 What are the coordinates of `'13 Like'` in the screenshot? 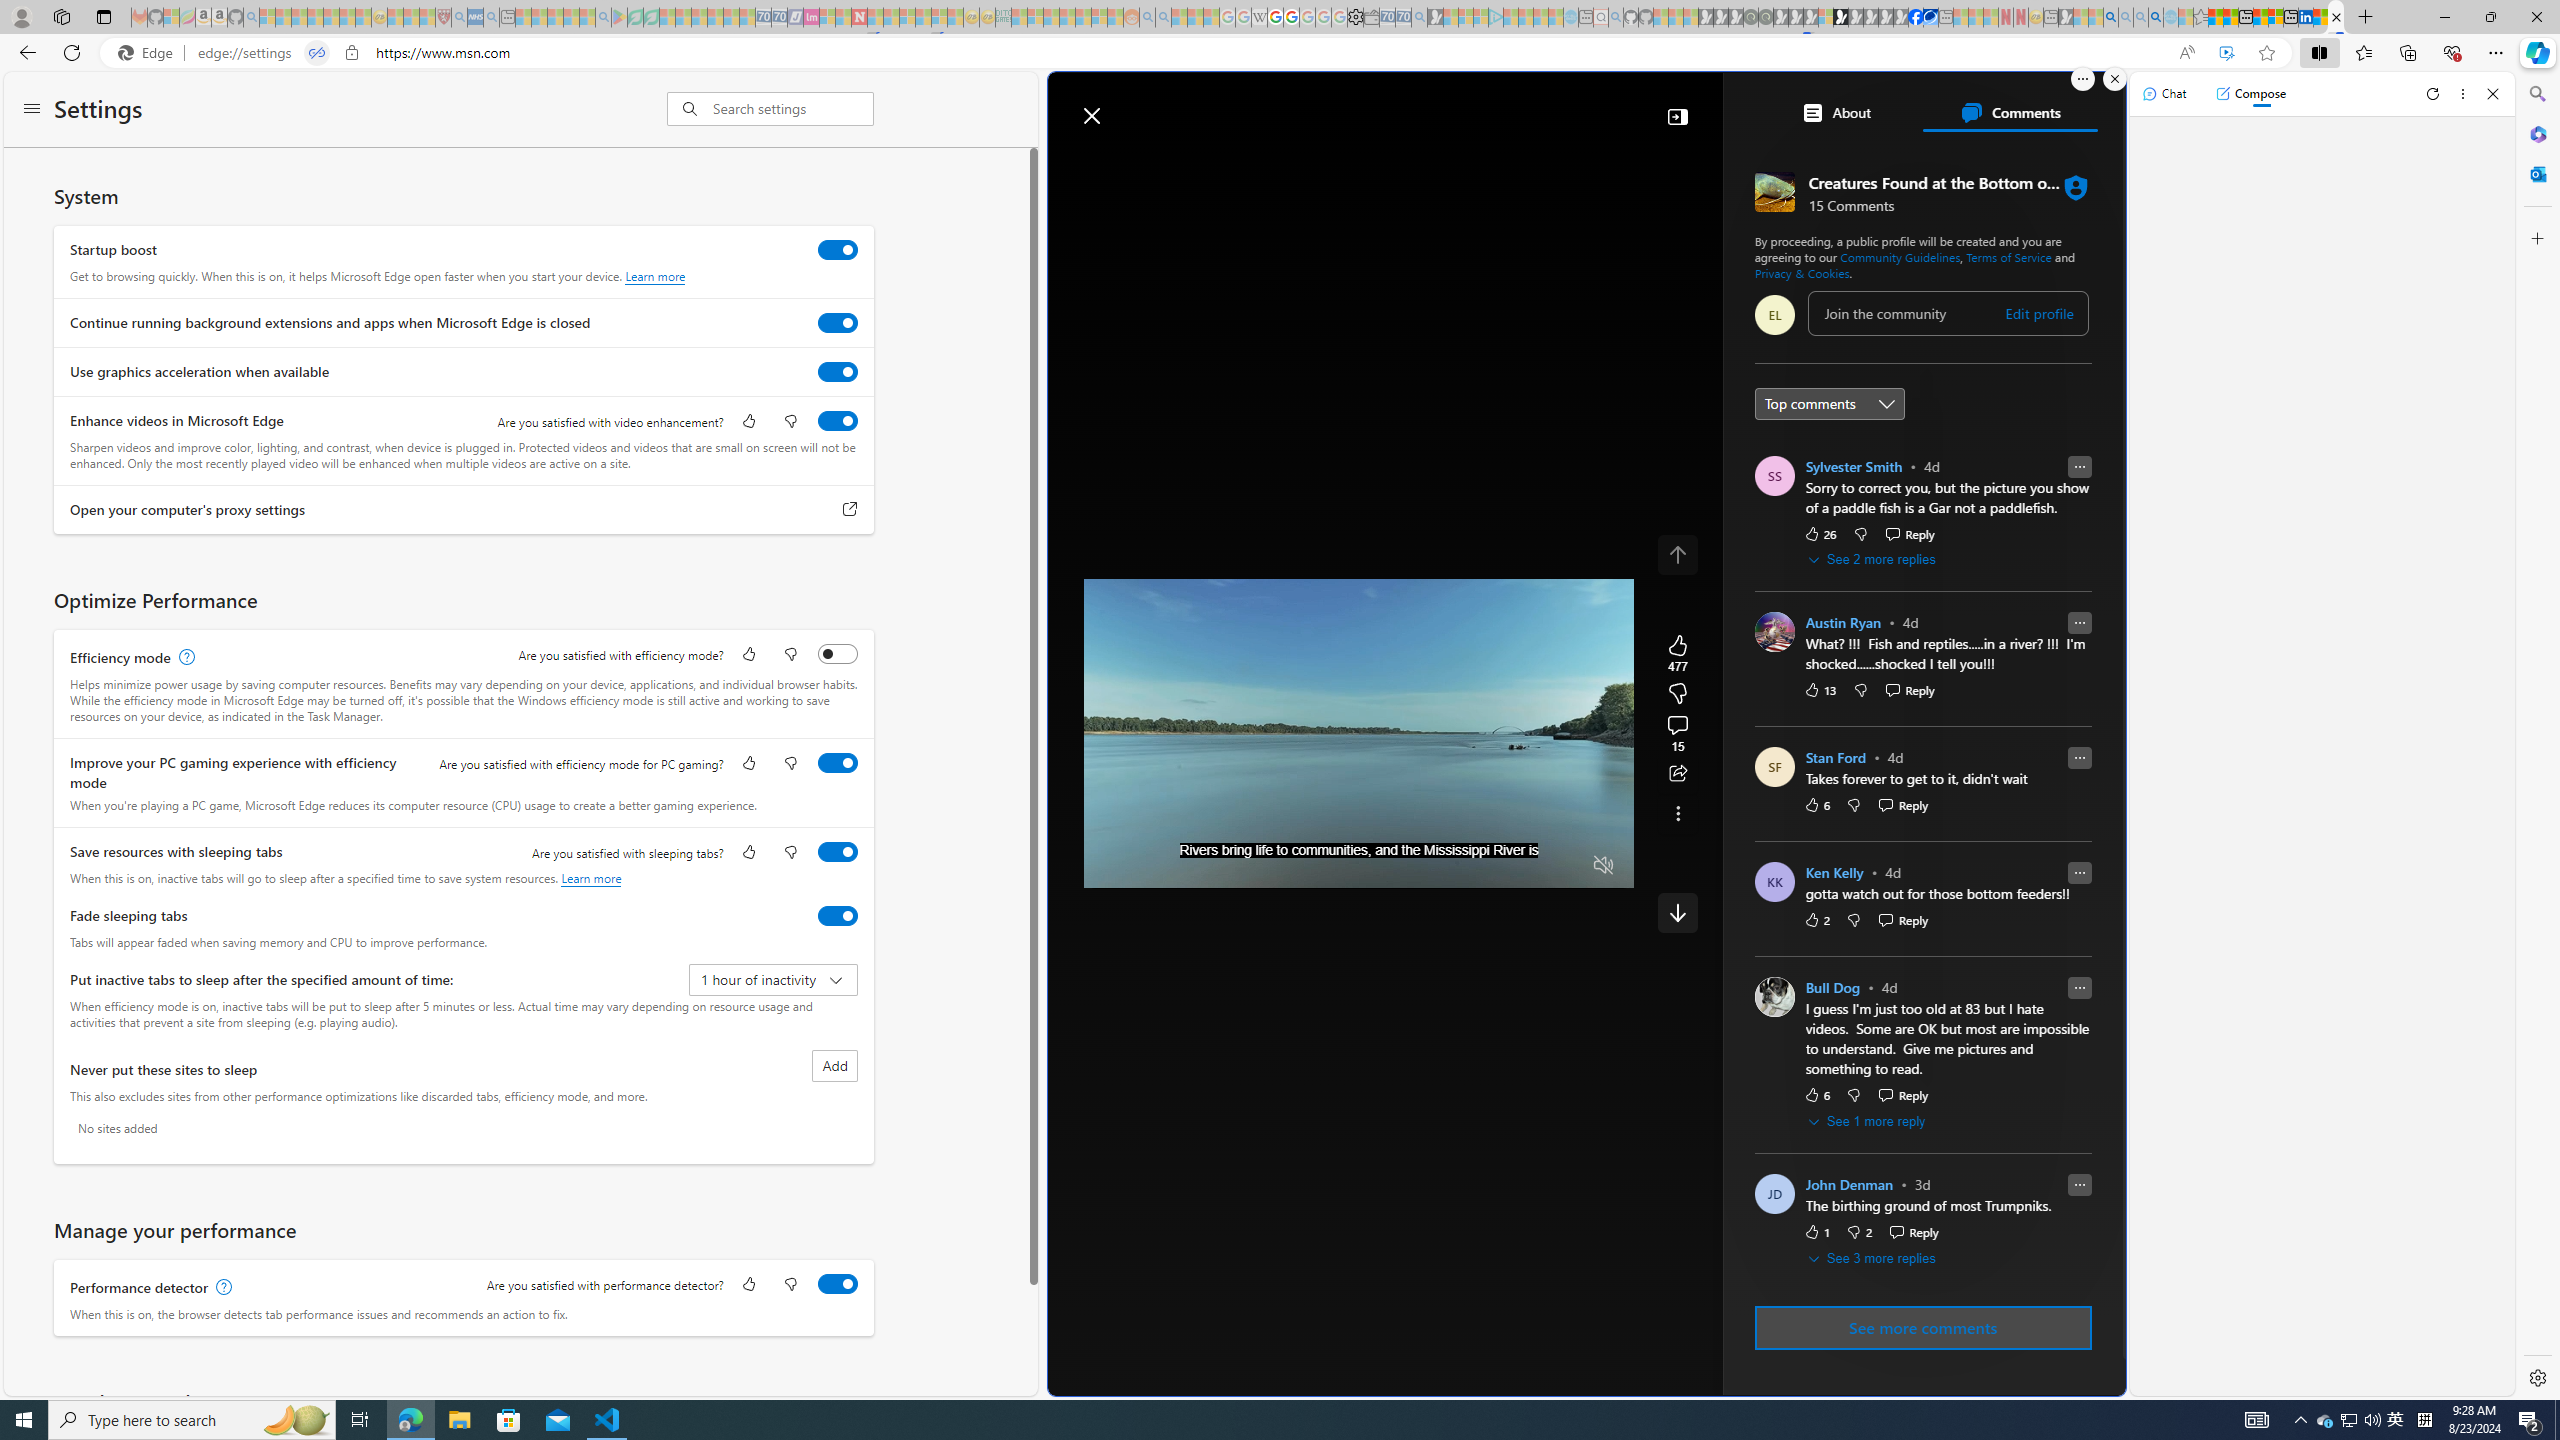 It's located at (1819, 689).